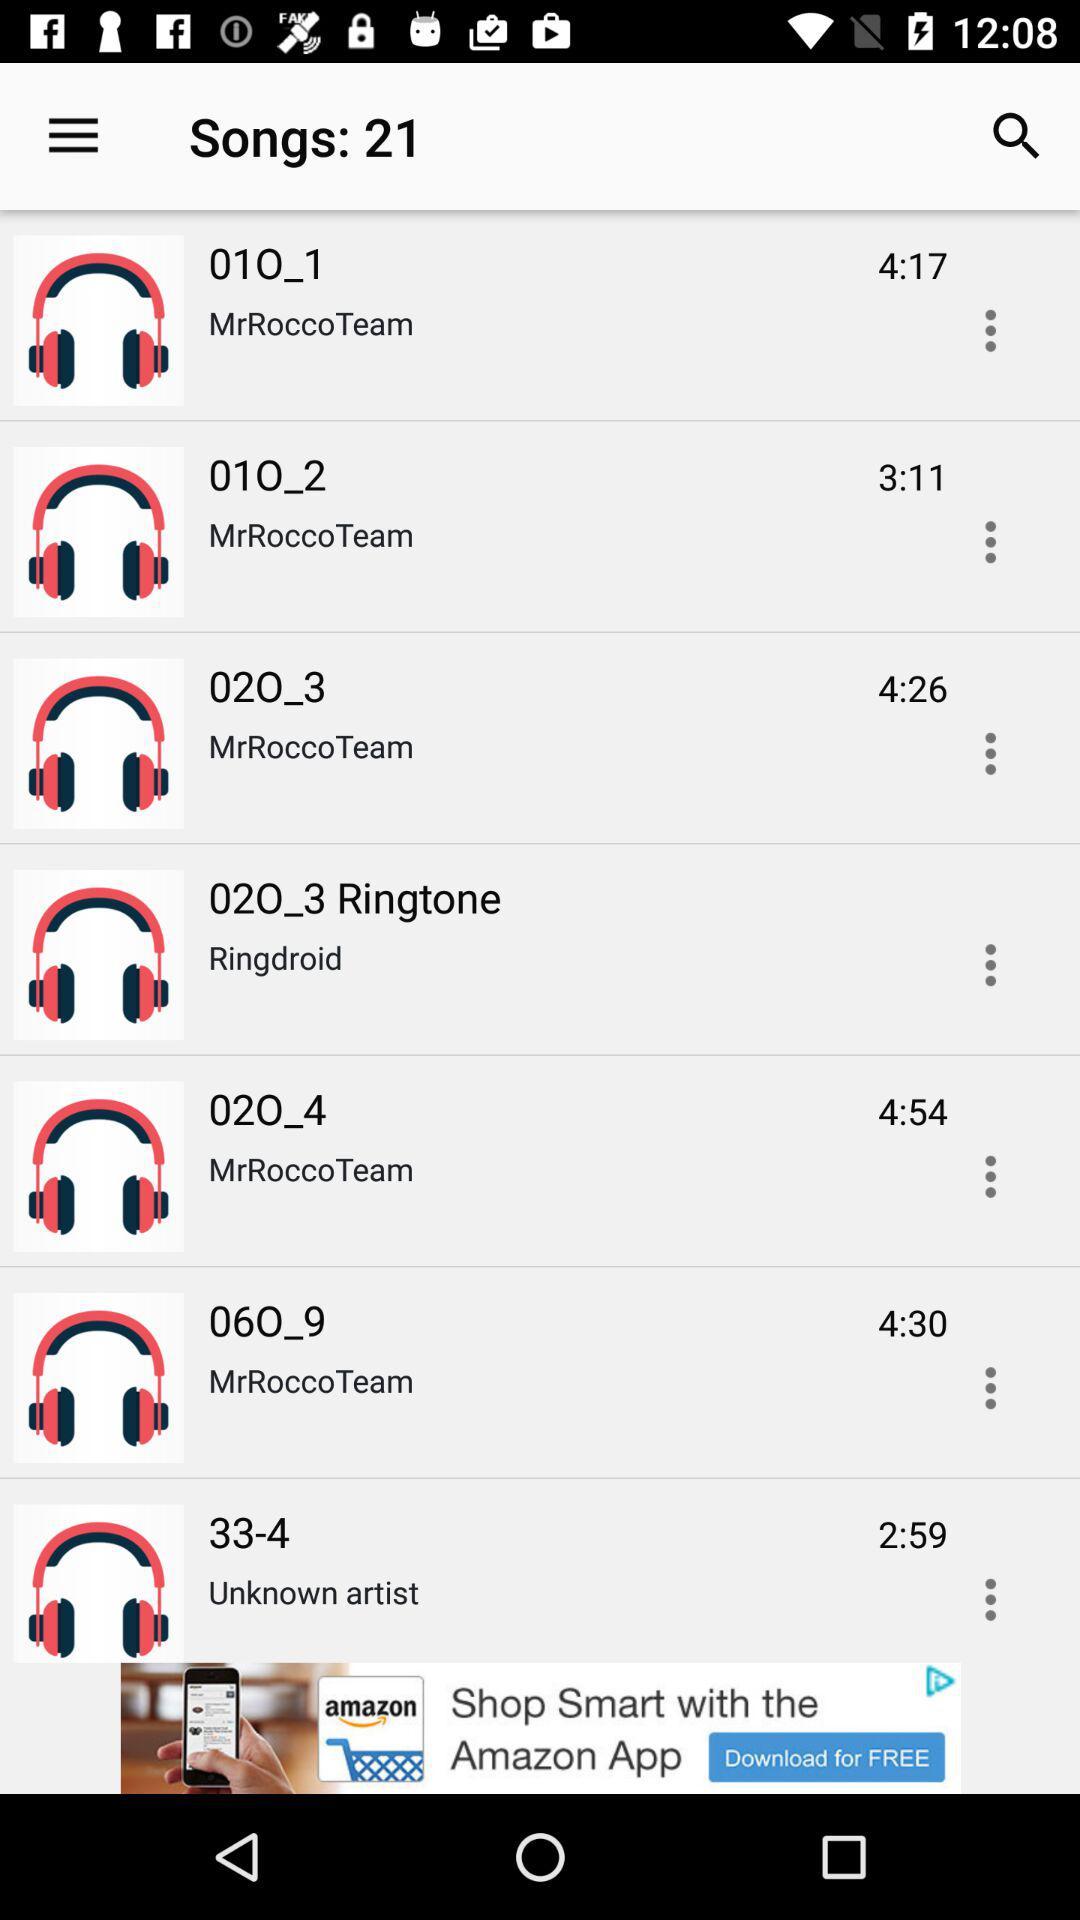  I want to click on options, so click(990, 1176).